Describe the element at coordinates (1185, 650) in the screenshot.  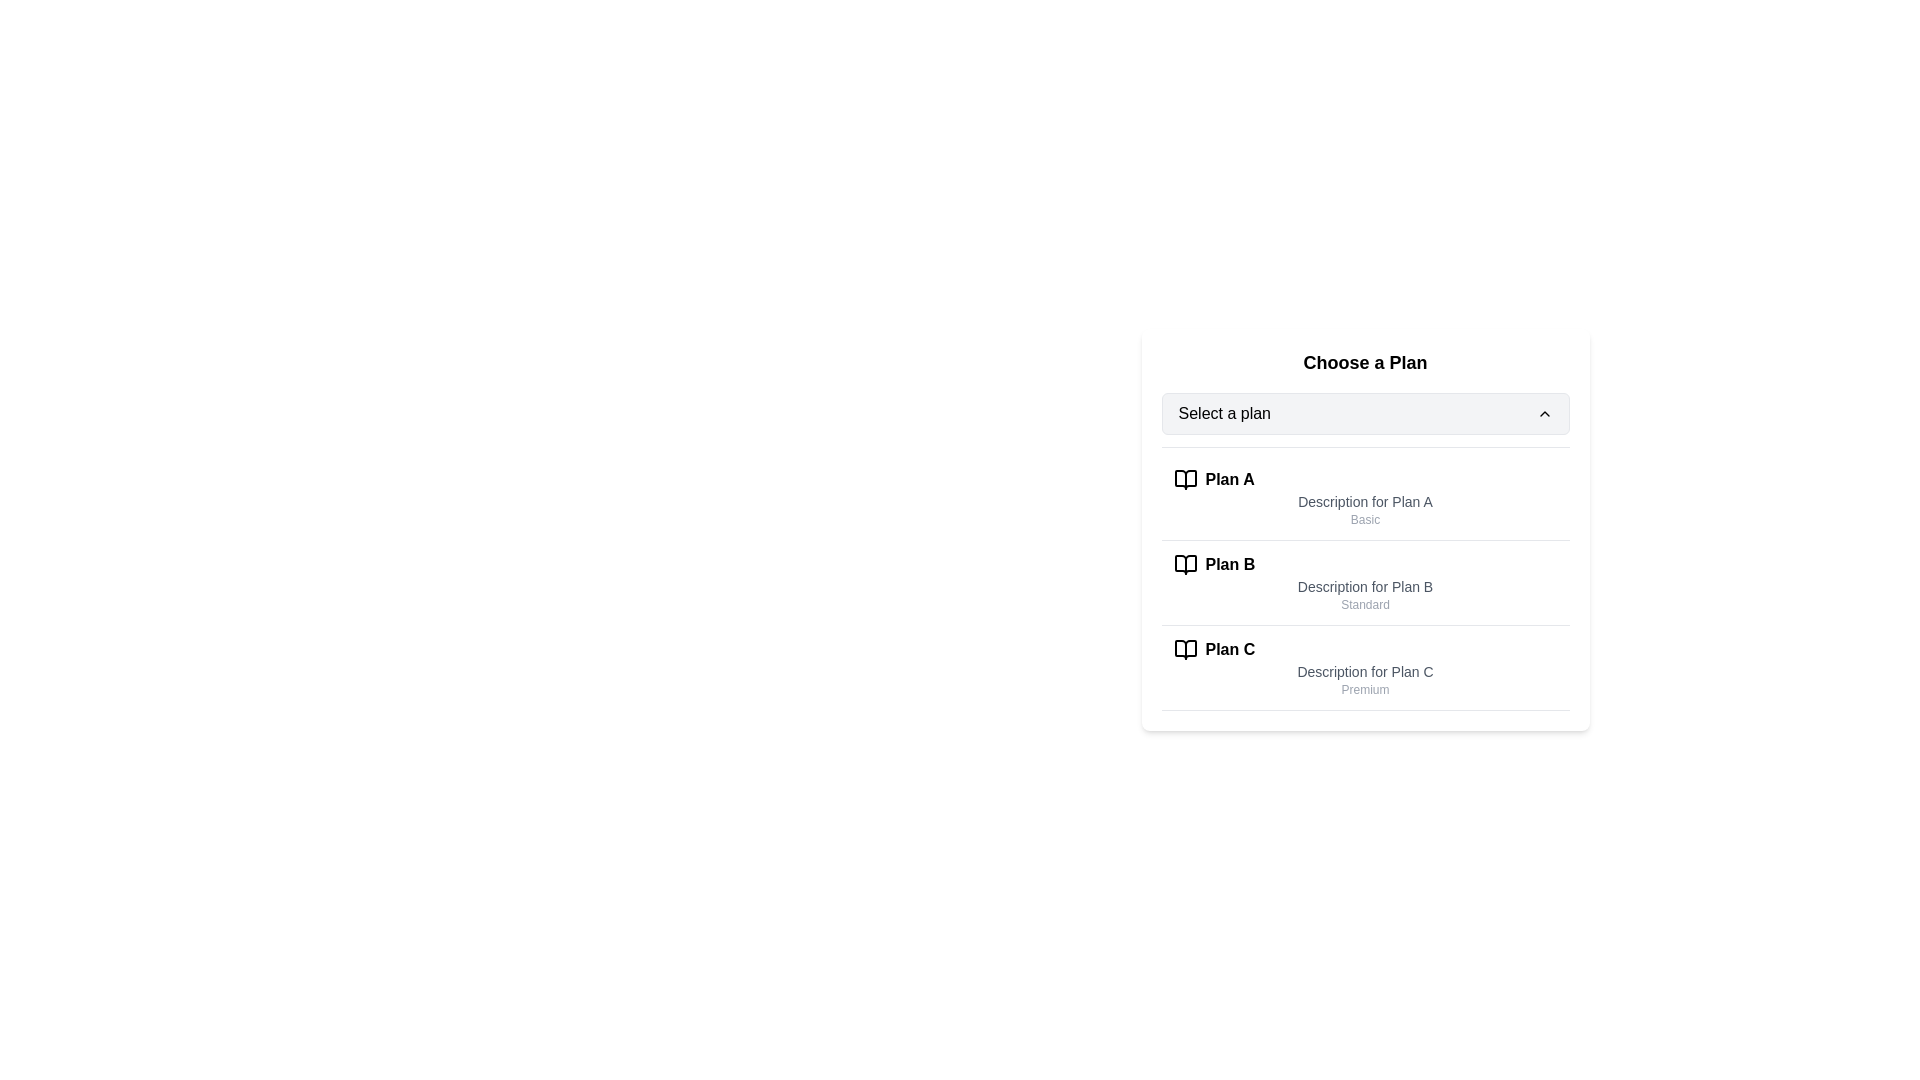
I see `the 'Plan C' icon, which is located to the left of the text 'Plan C' in the list of items related to different plans` at that location.